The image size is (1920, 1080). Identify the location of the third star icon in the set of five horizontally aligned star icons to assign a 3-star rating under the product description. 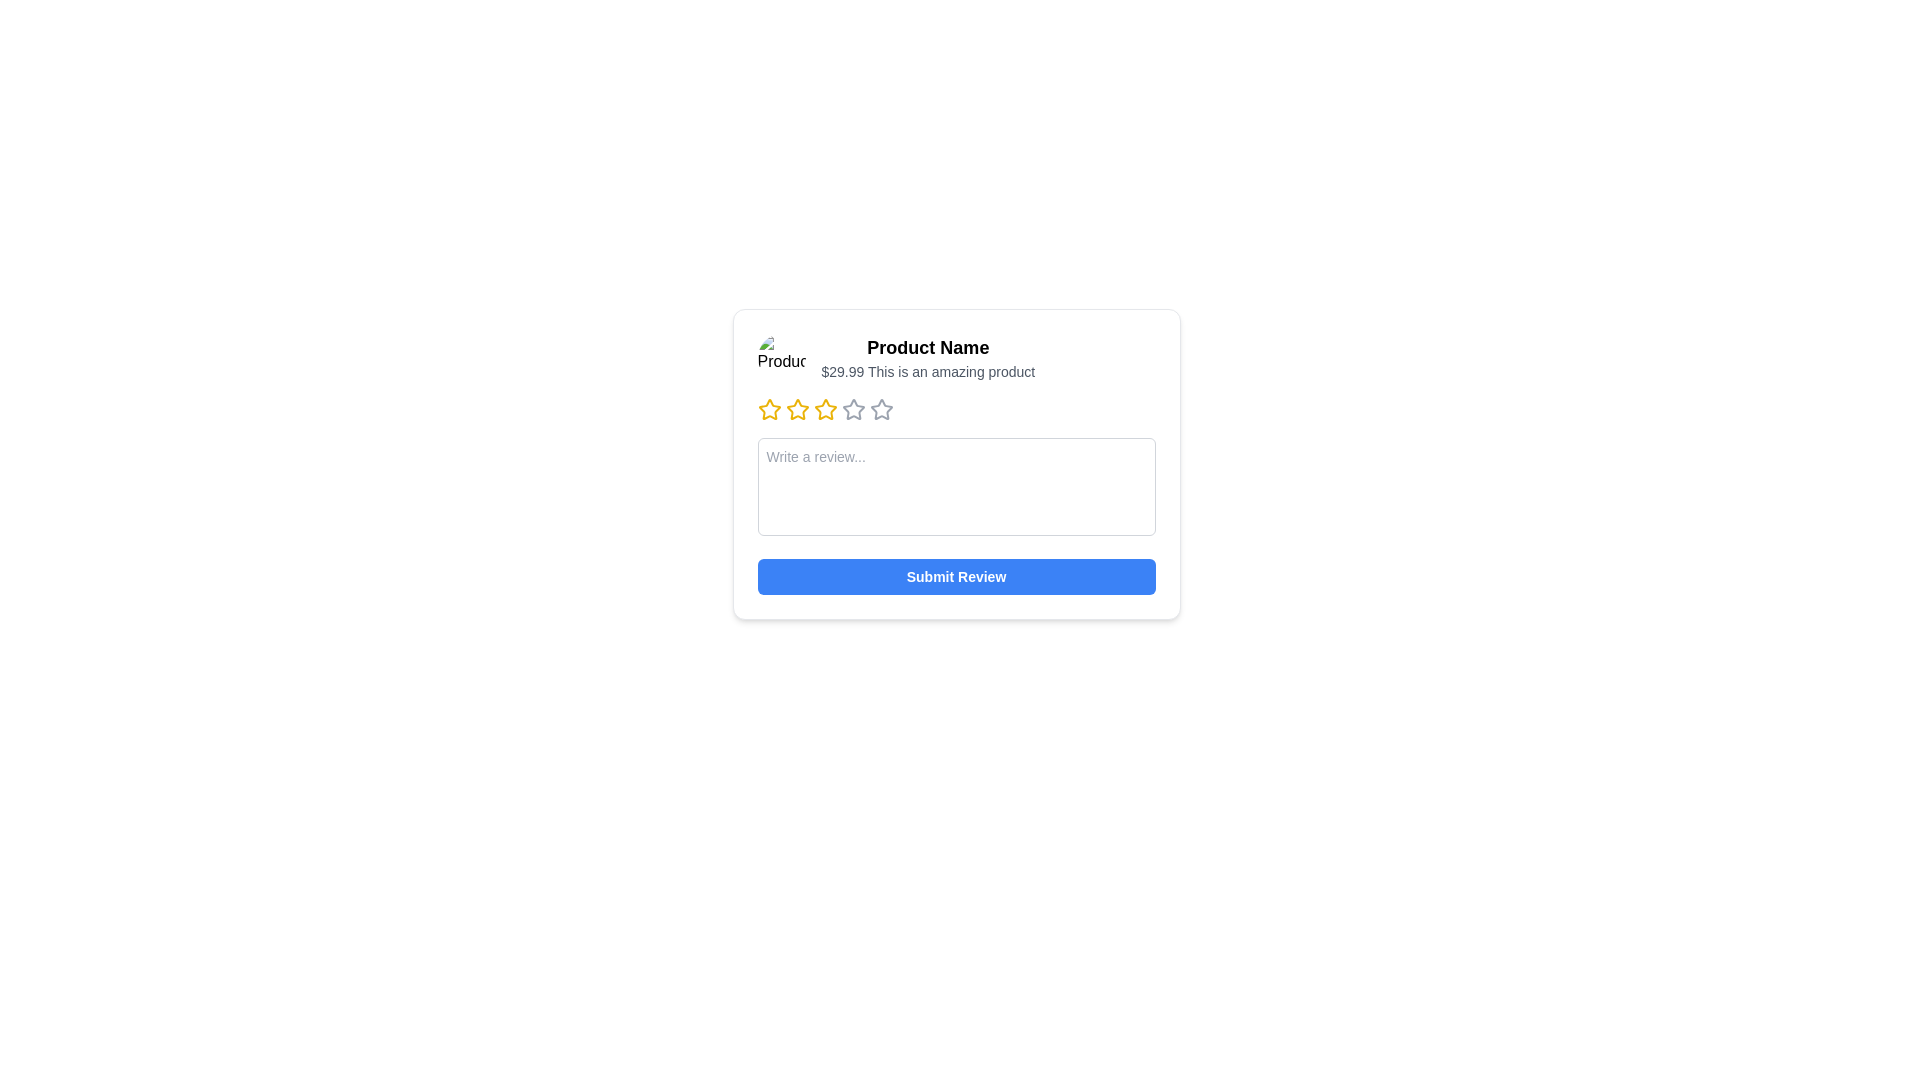
(825, 408).